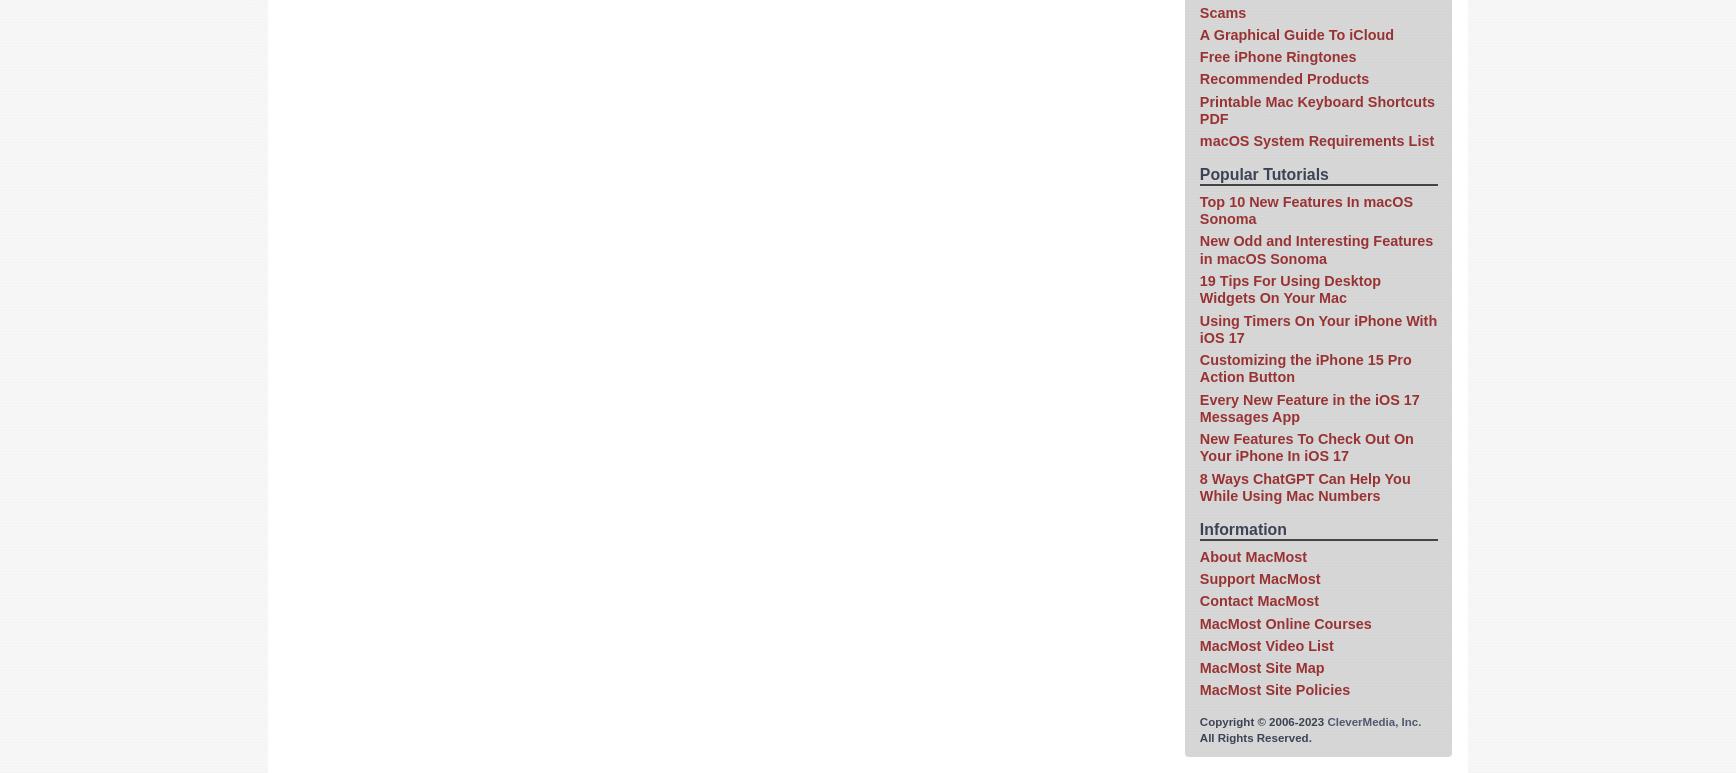 The image size is (1736, 773). What do you see at coordinates (1316, 108) in the screenshot?
I see `'Printable Mac Keyboard Shortcuts PDF'` at bounding box center [1316, 108].